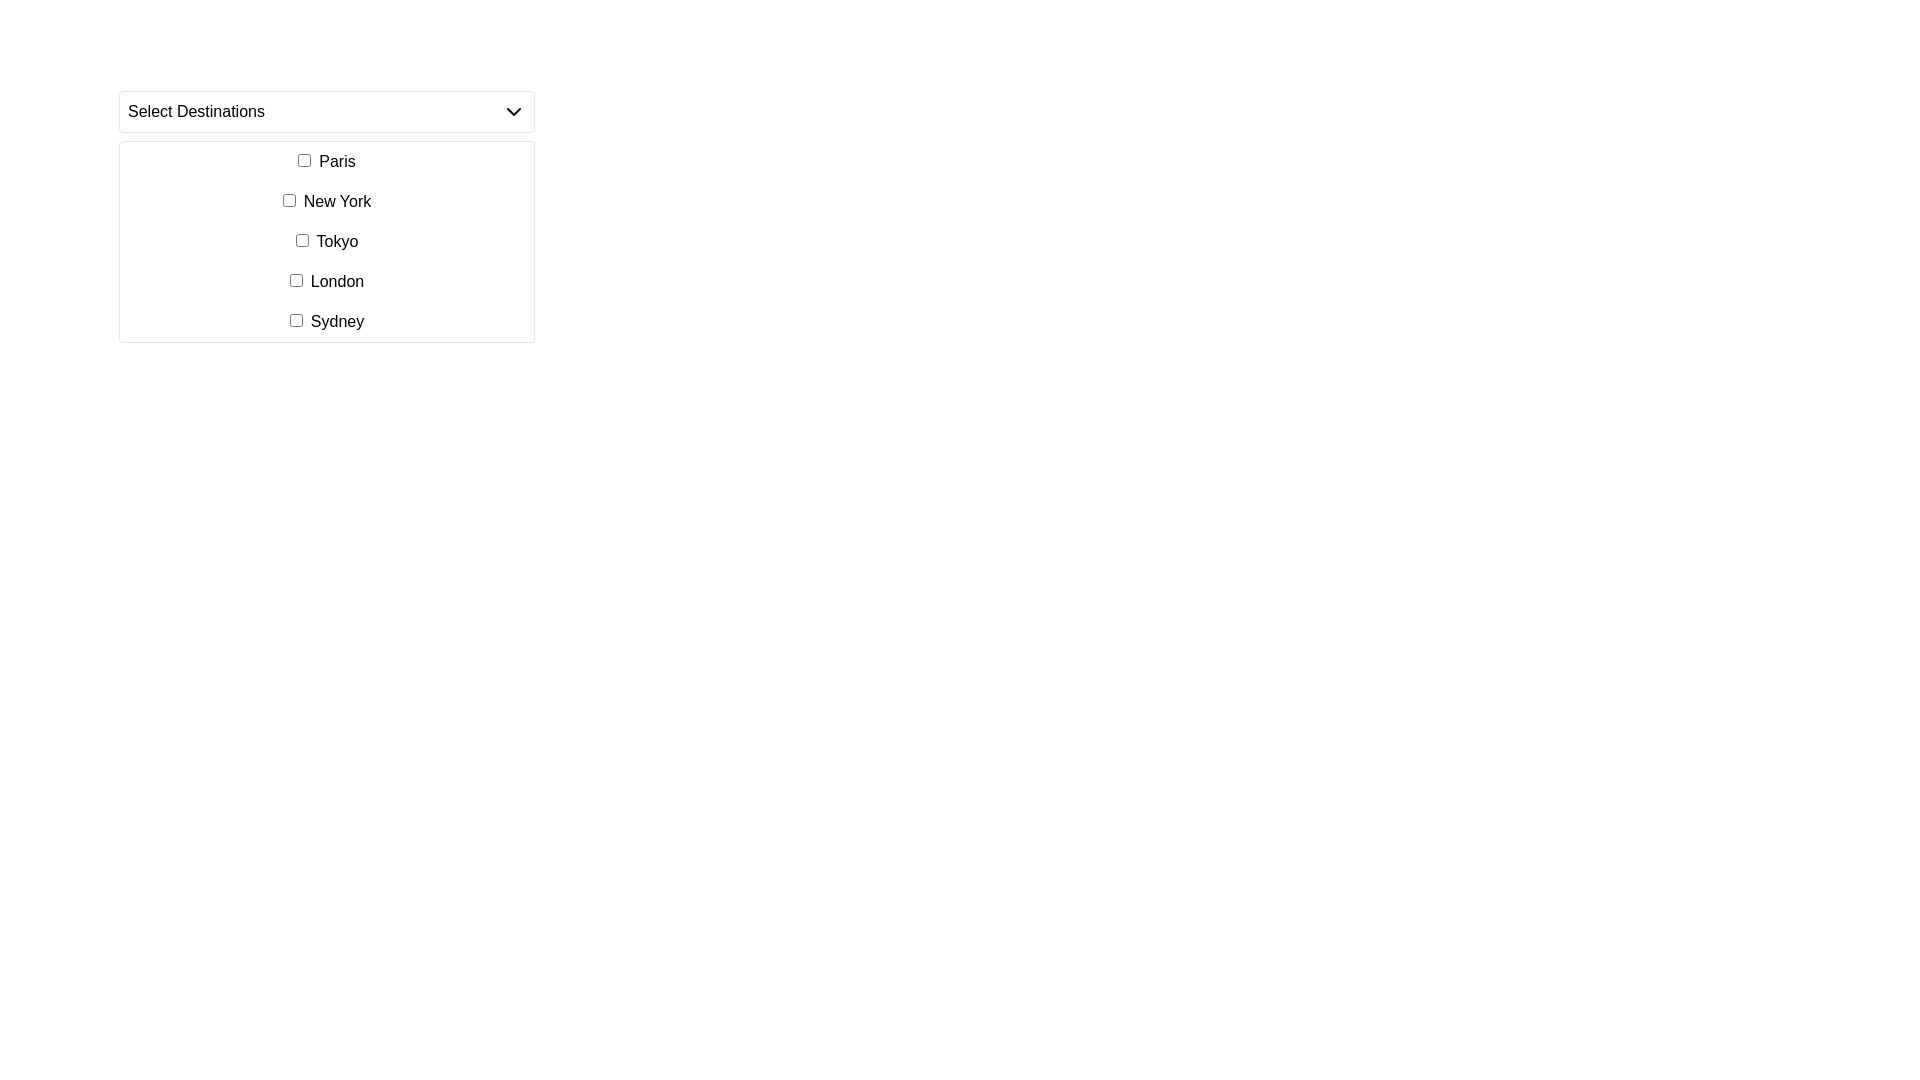 The width and height of the screenshot is (1920, 1080). What do you see at coordinates (326, 320) in the screenshot?
I see `the checkbox labeled 'Sydney' in the fifth row of the multi-select dropdown` at bounding box center [326, 320].